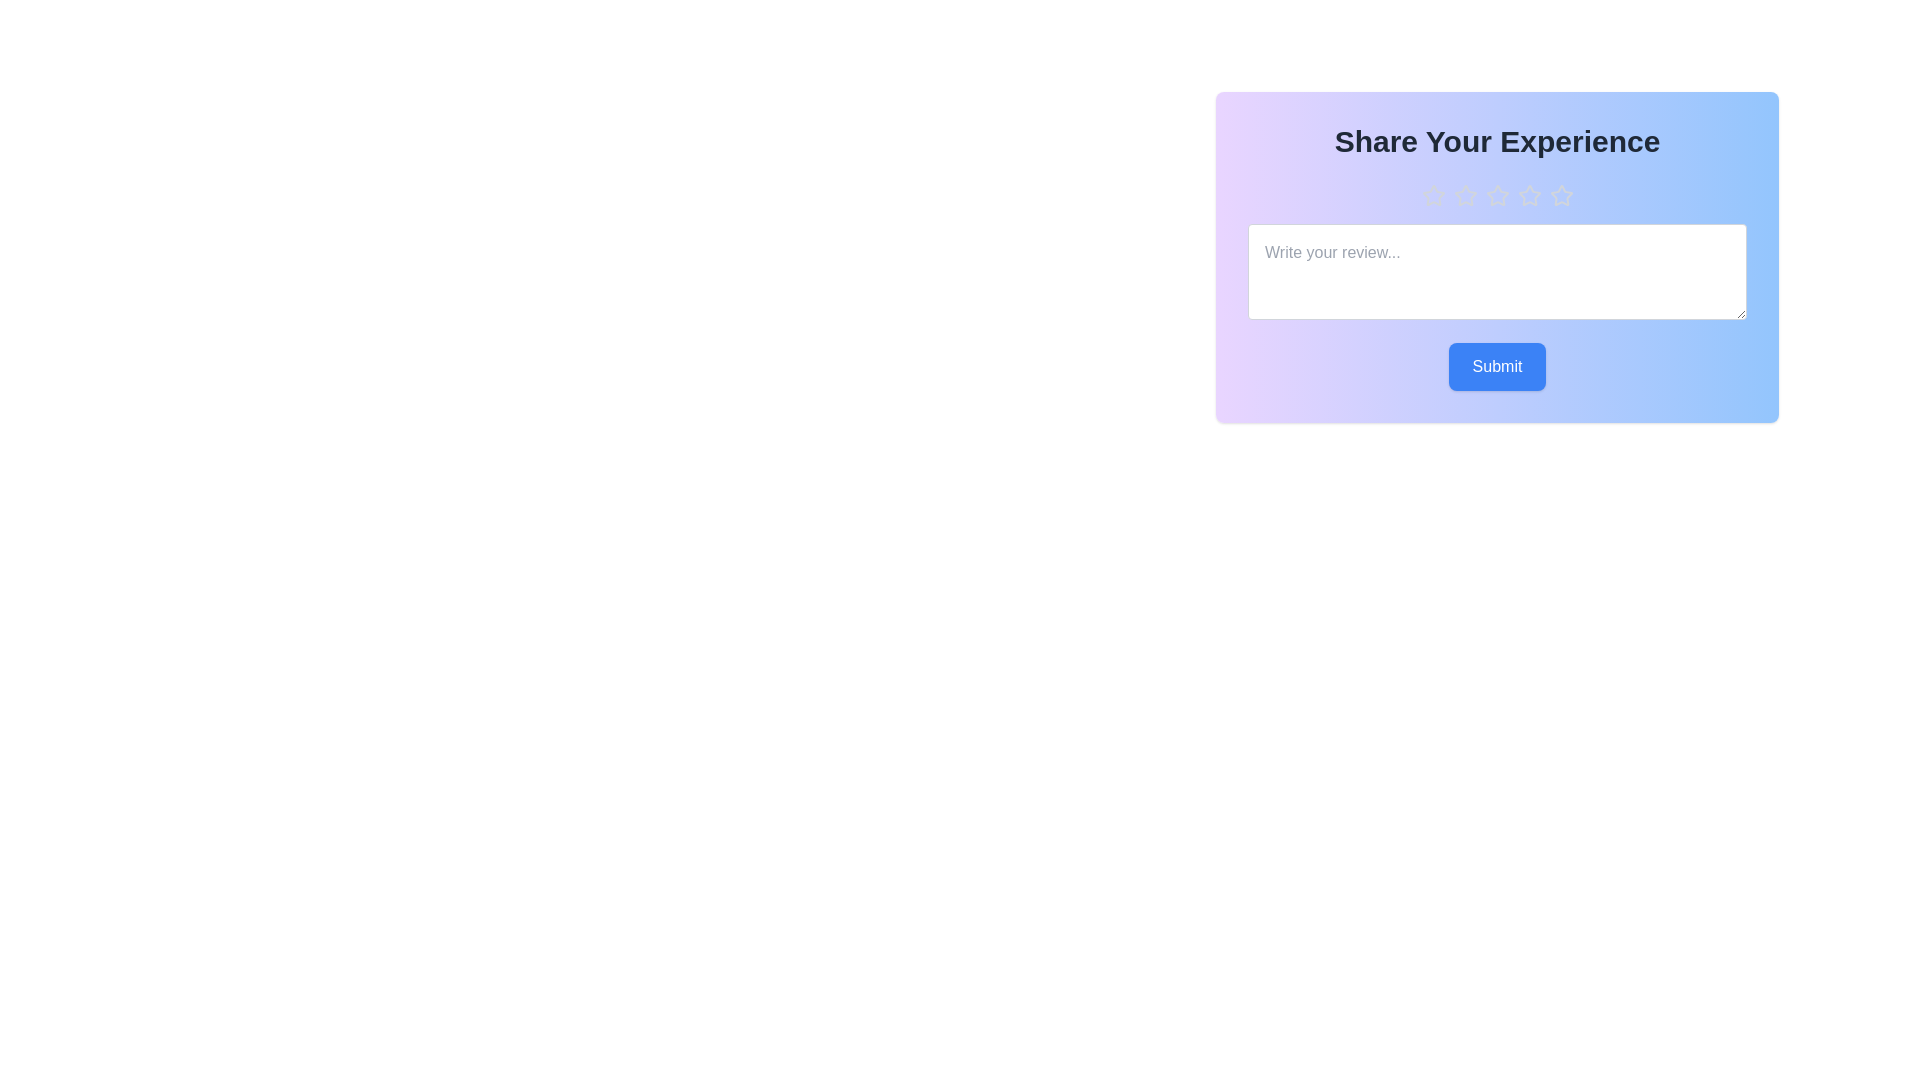 Image resolution: width=1920 pixels, height=1080 pixels. Describe the element at coordinates (1497, 196) in the screenshot. I see `the rating to 3 stars by clicking the corresponding star button` at that location.